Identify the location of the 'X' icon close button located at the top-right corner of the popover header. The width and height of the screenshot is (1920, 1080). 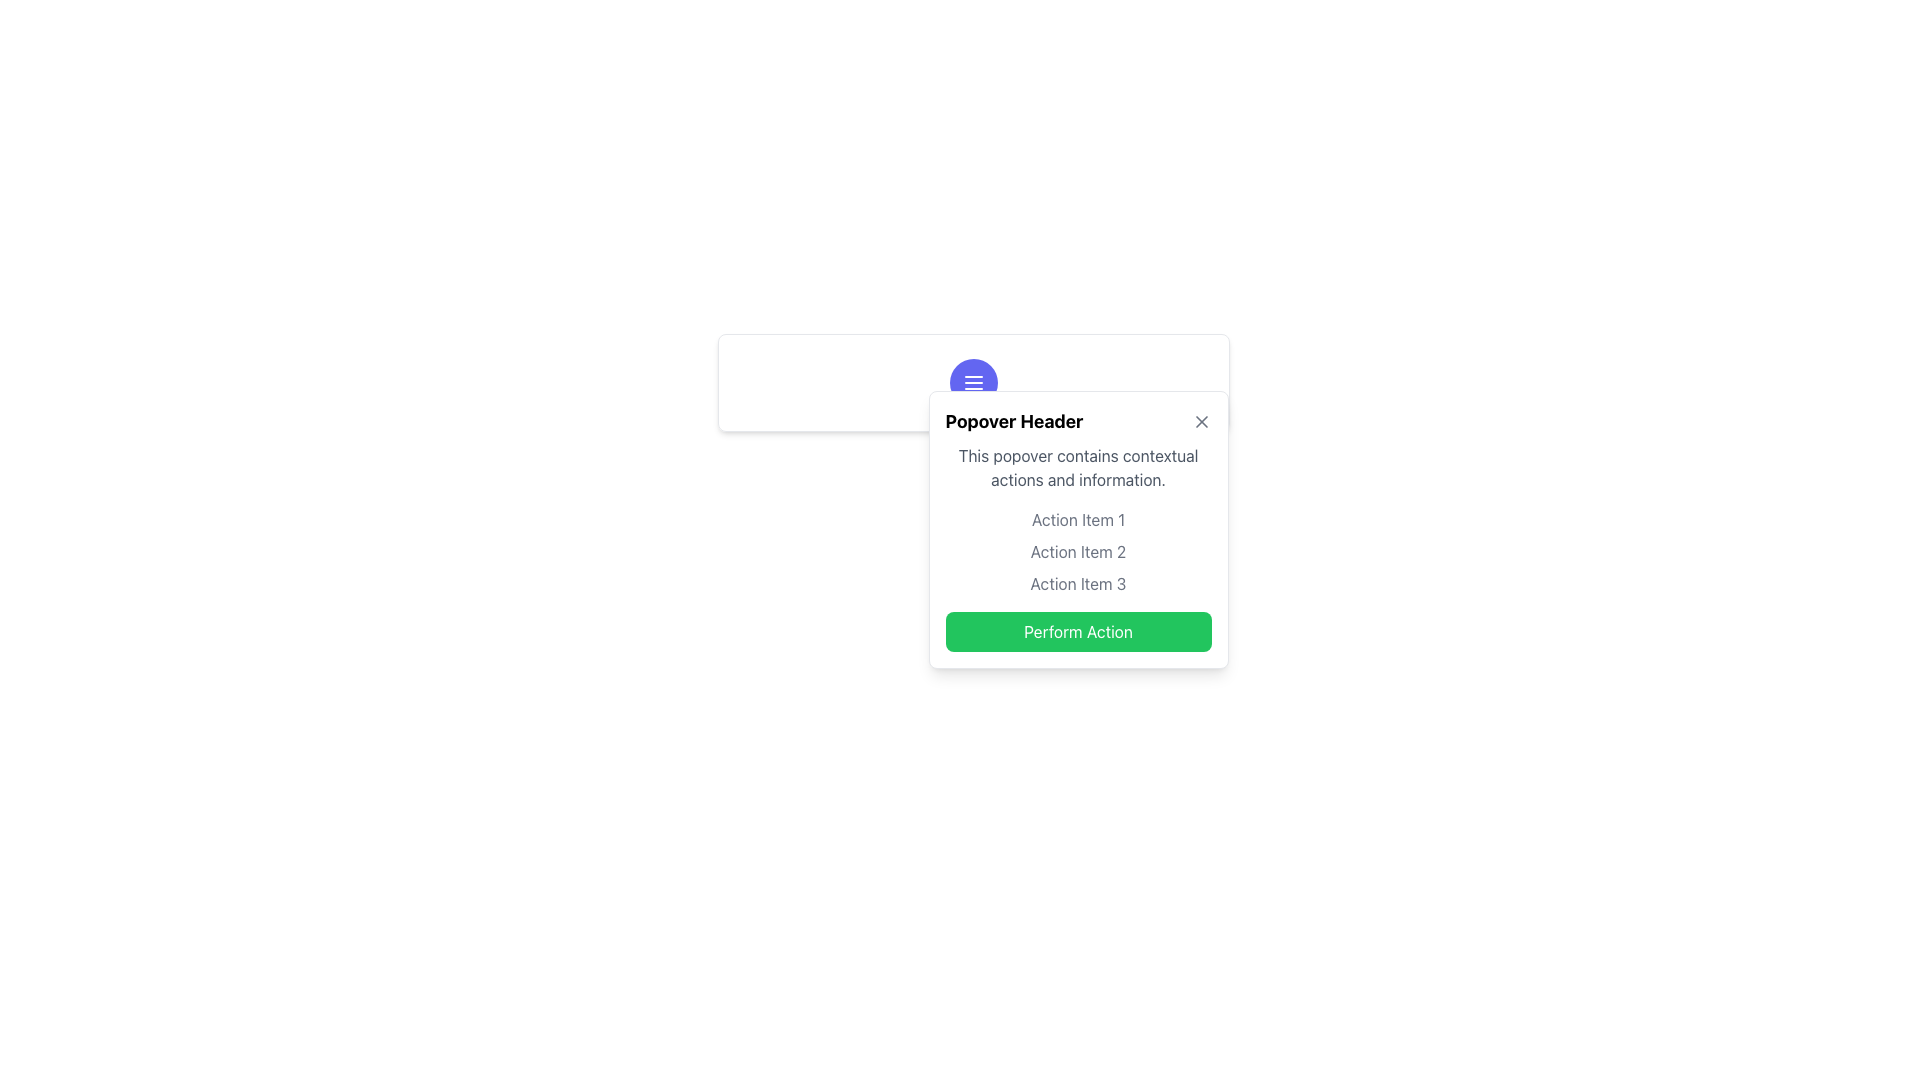
(1200, 420).